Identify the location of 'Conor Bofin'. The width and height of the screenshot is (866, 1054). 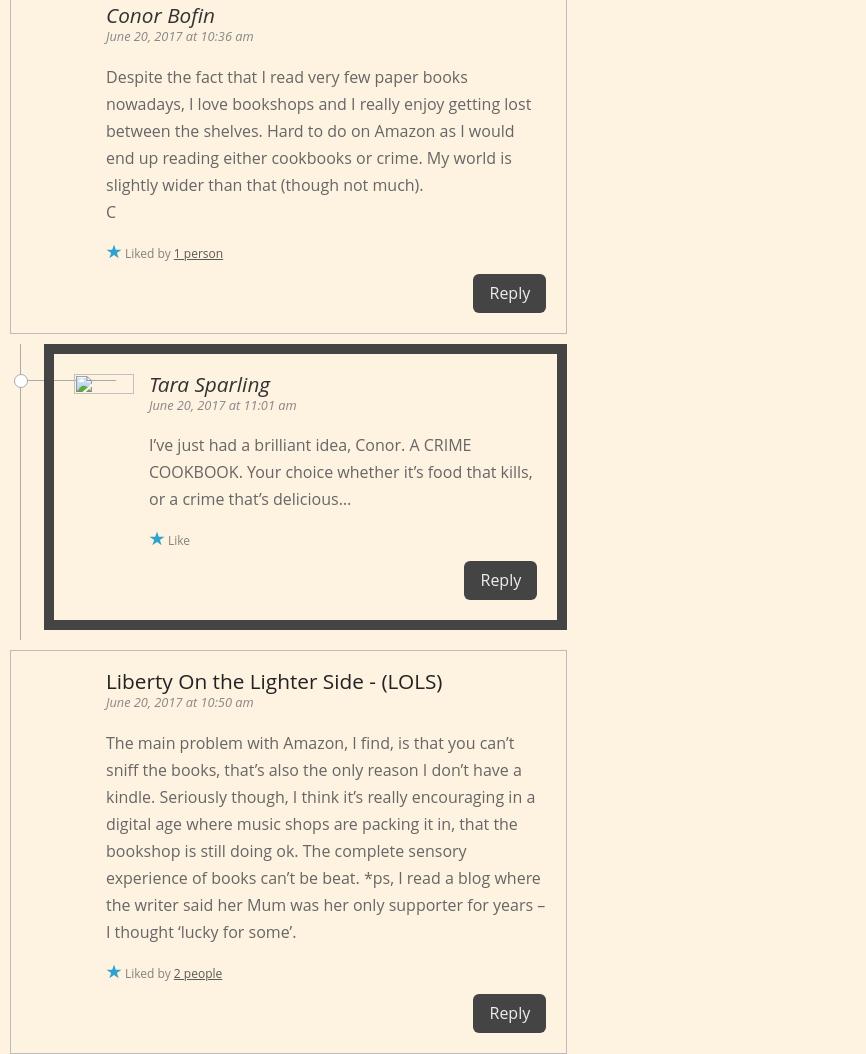
(160, 14).